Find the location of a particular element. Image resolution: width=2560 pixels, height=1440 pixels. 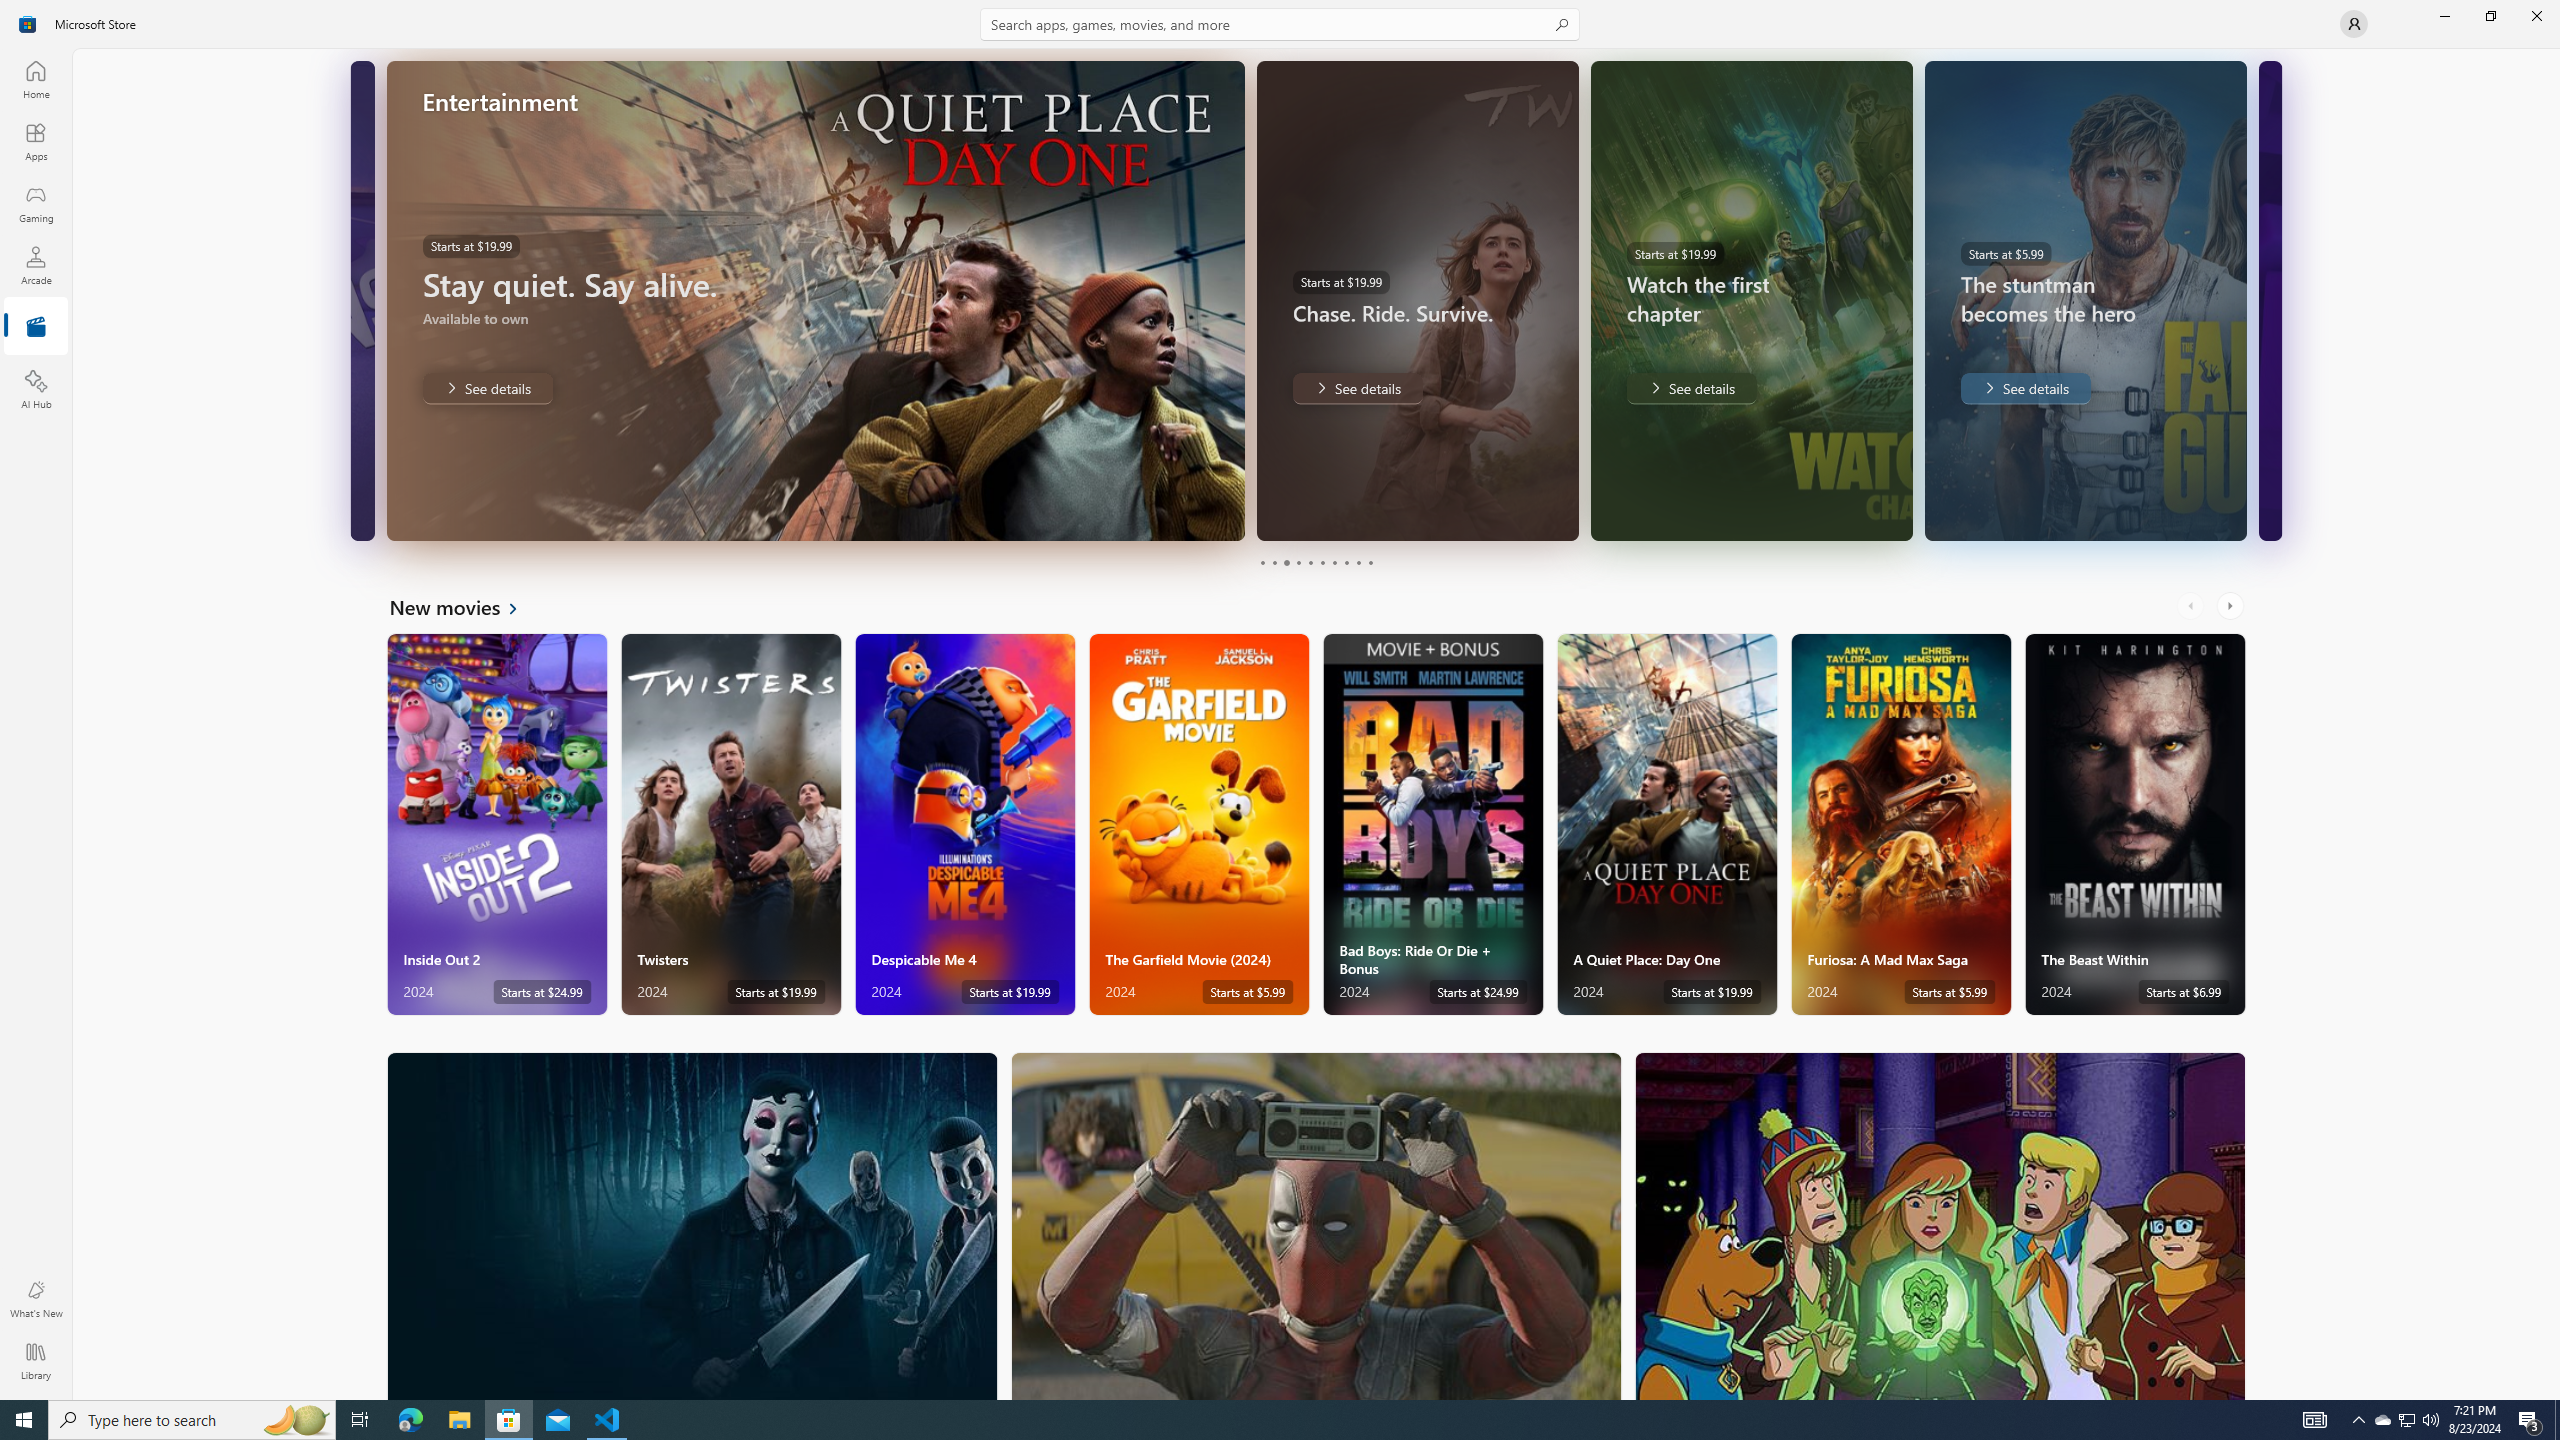

'Page 7' is located at coordinates (1332, 562).